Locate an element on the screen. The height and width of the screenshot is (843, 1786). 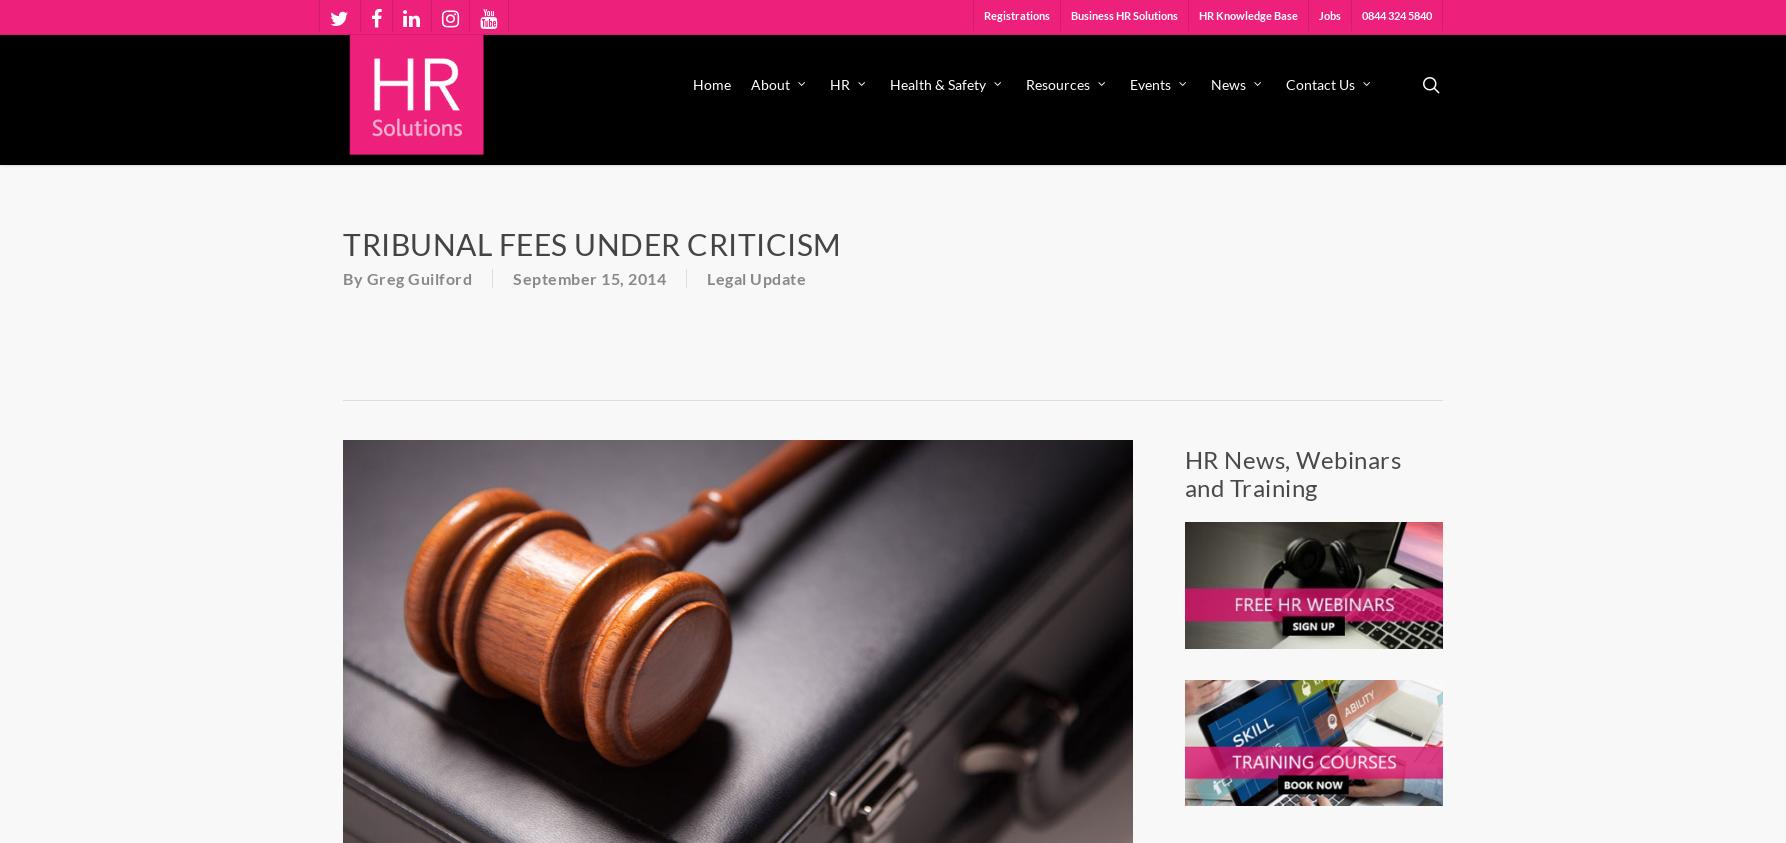
'HR' is located at coordinates (828, 83).